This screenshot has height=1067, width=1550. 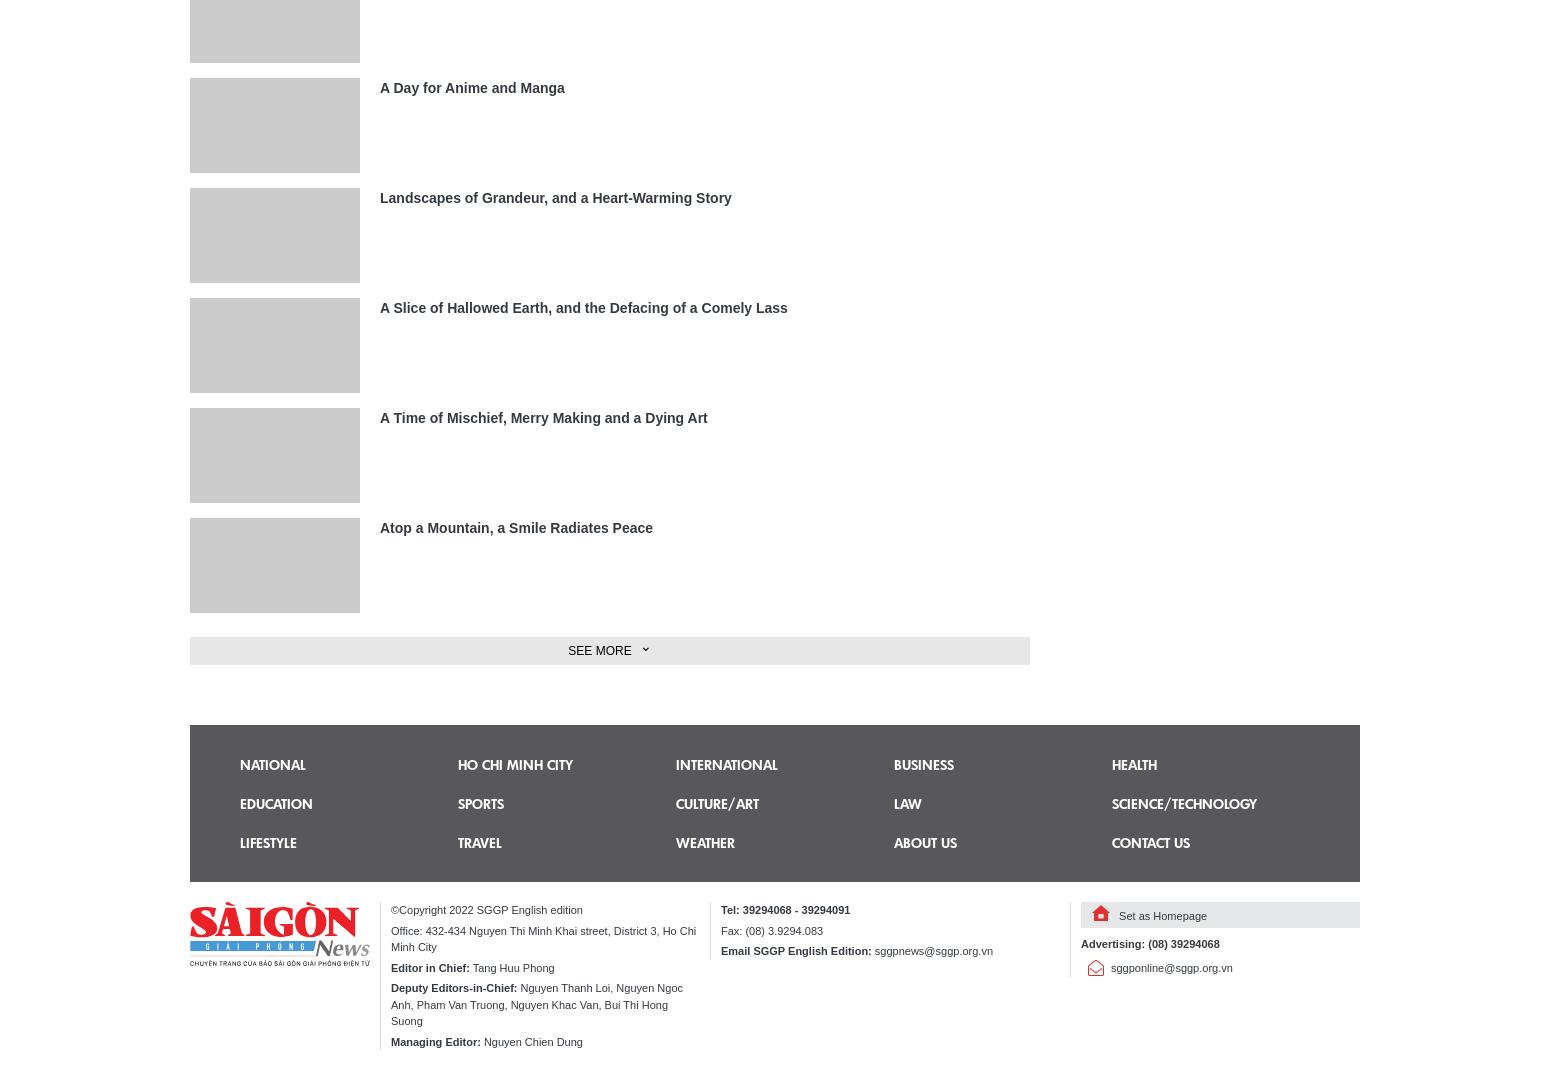 What do you see at coordinates (925, 841) in the screenshot?
I see `'About us'` at bounding box center [925, 841].